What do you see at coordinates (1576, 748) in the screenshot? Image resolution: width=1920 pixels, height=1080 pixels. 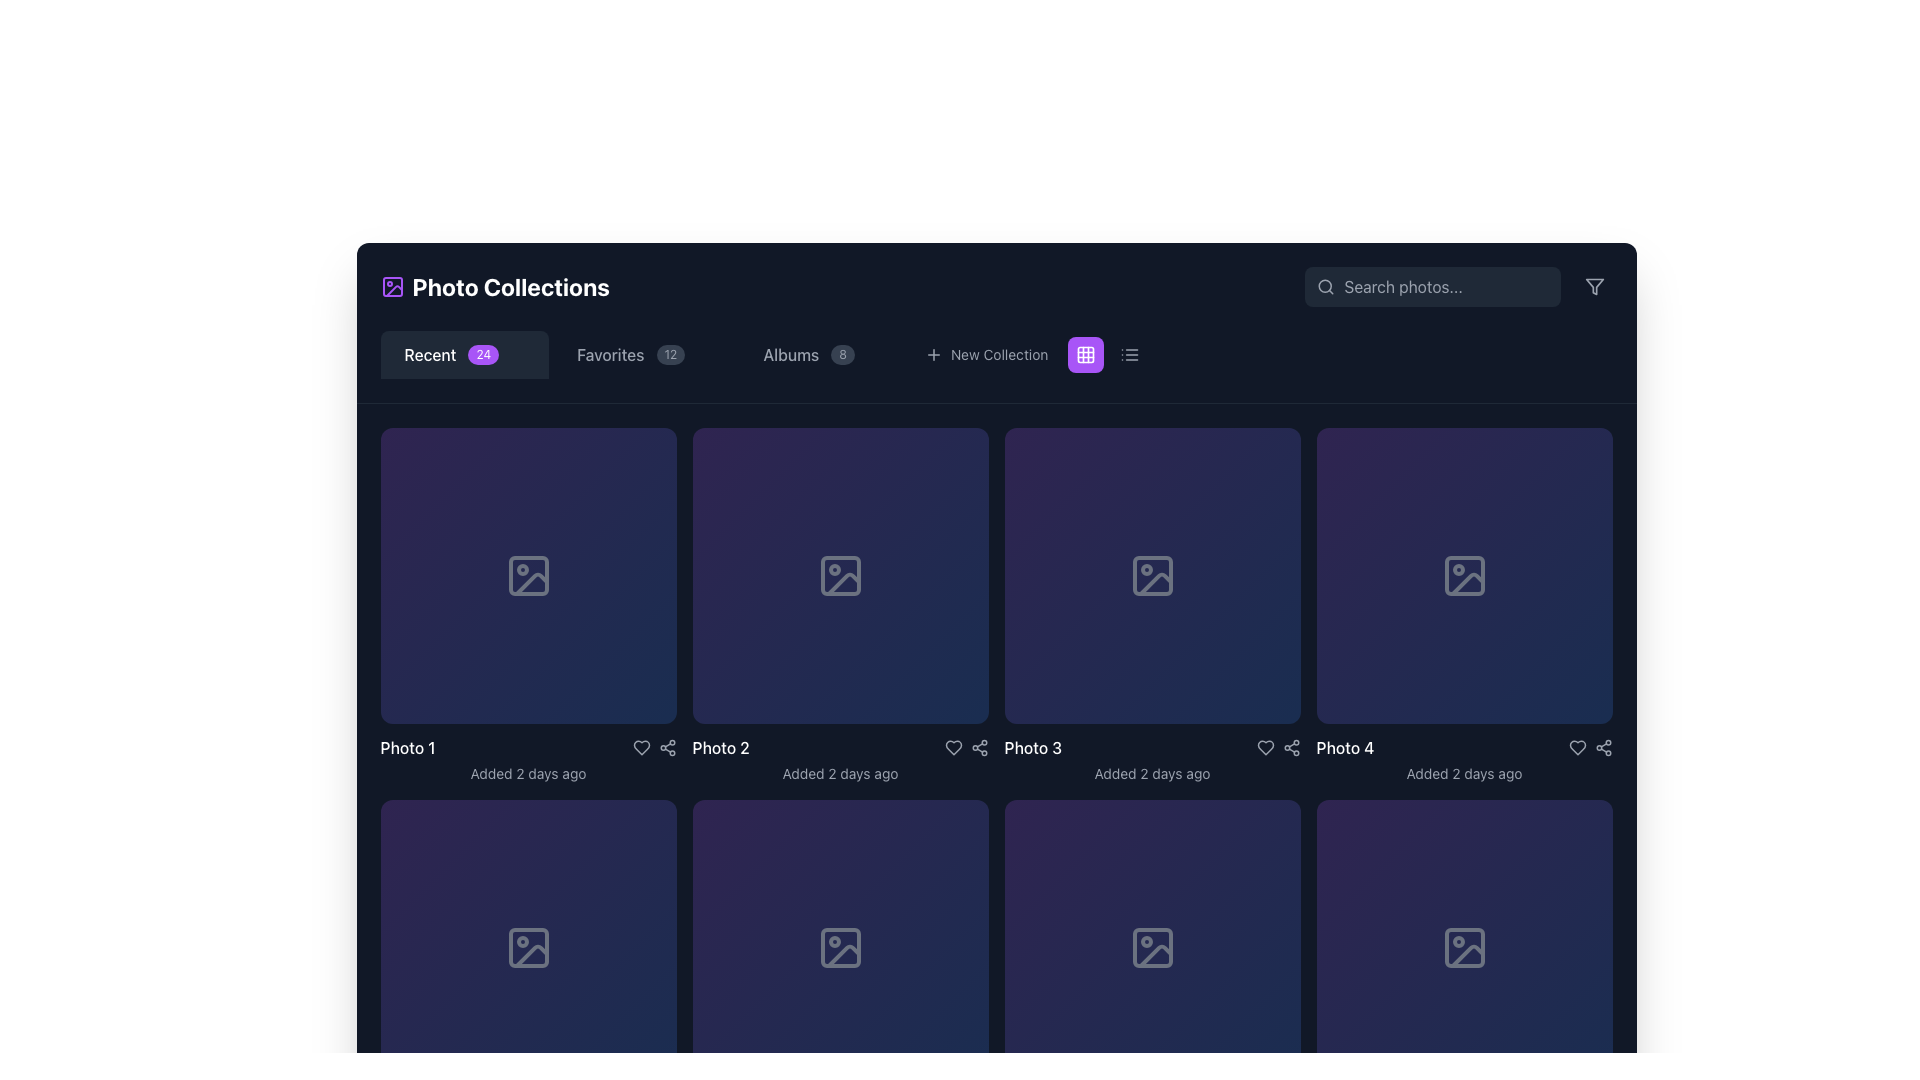 I see `the heart-shaped like button located to the right of the 'Photo 4' label in the gallery to like or favorite the item` at bounding box center [1576, 748].